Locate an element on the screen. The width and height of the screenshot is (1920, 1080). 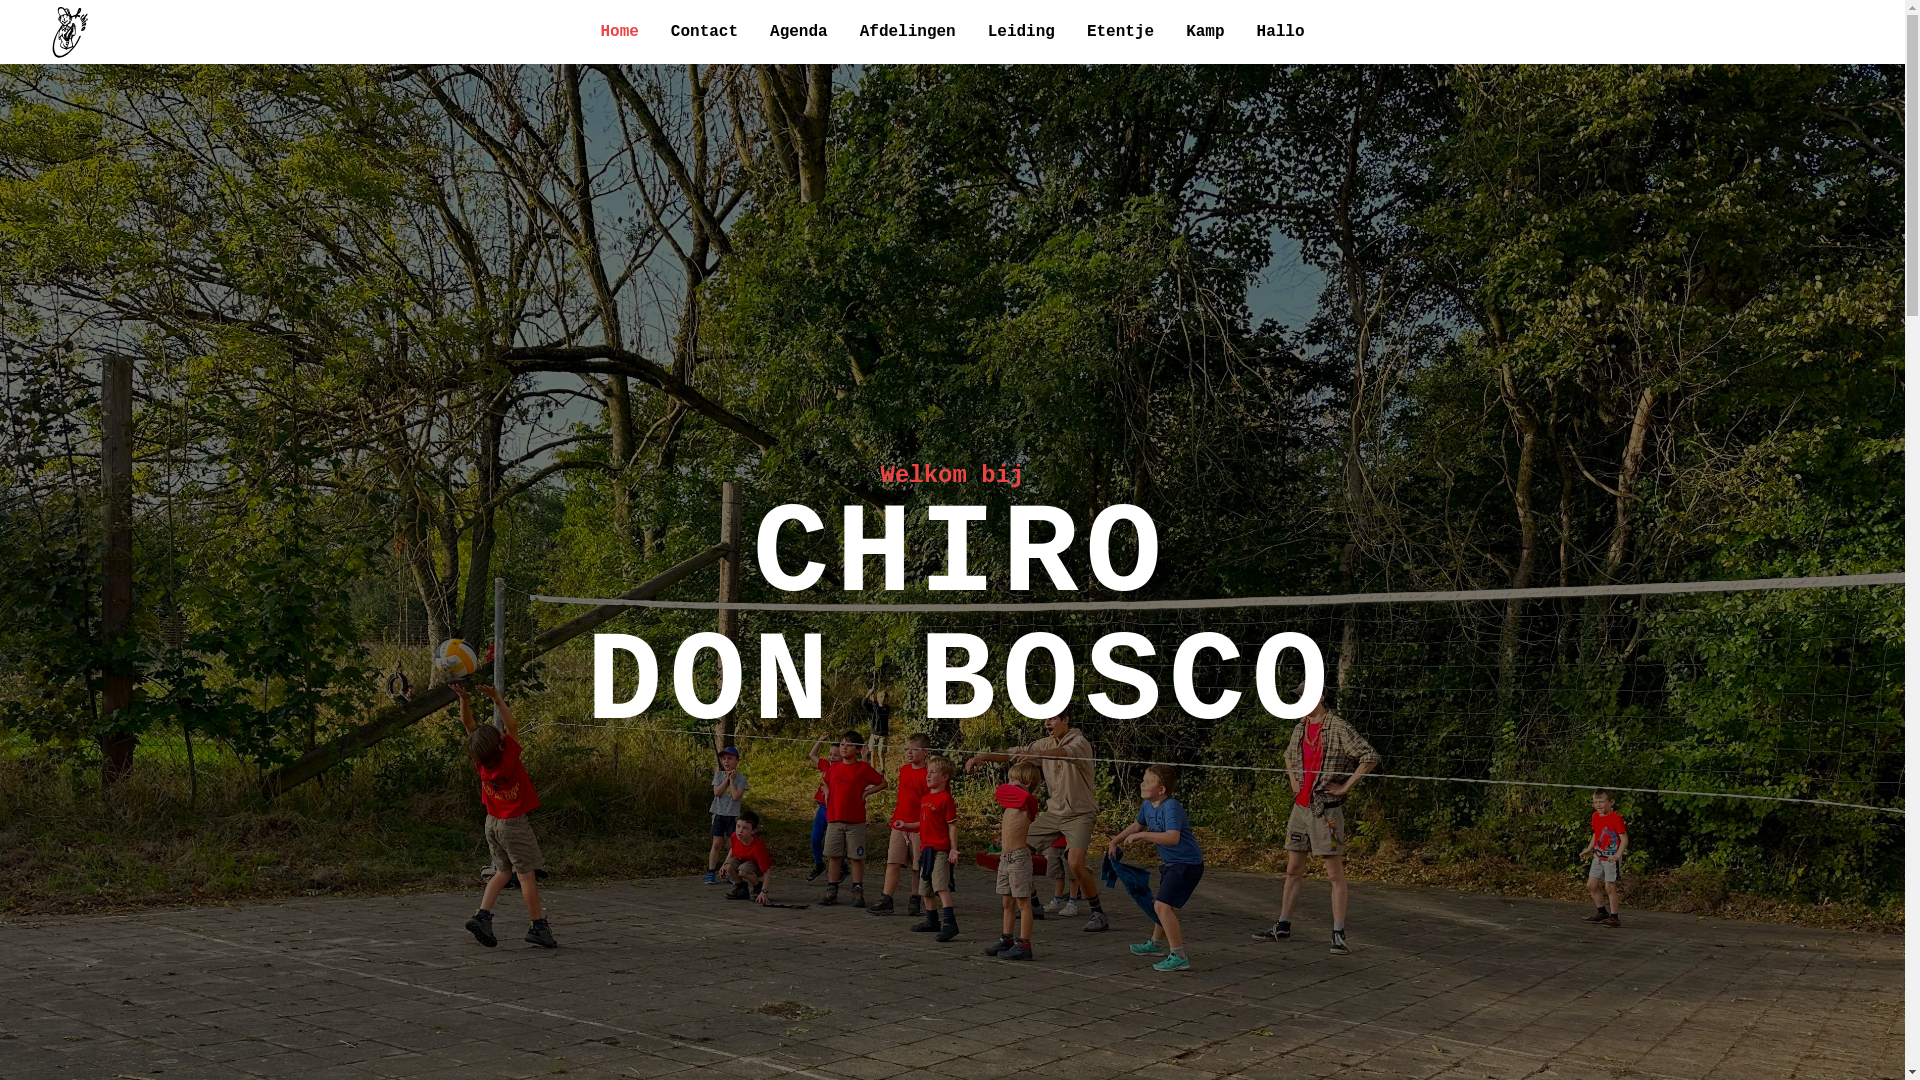
'Afdelingen' is located at coordinates (906, 31).